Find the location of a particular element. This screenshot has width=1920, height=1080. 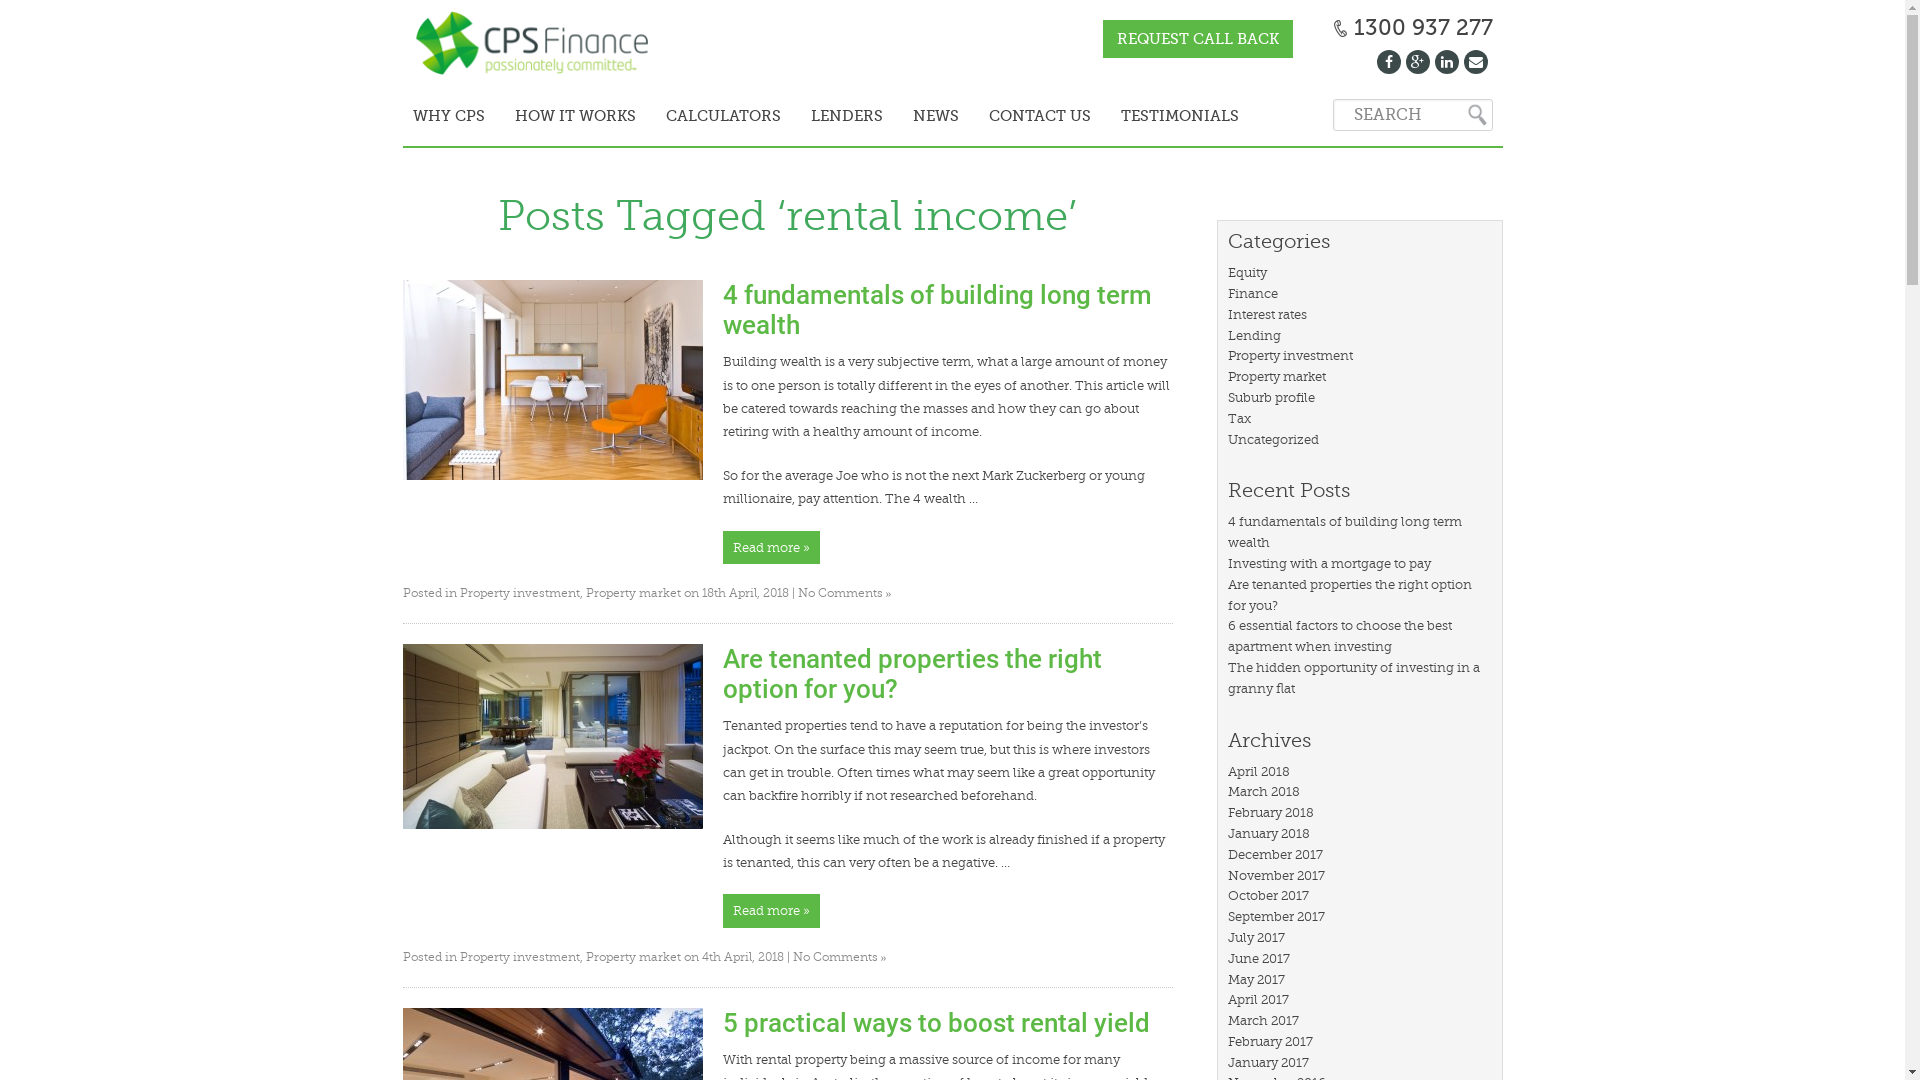

'December 2017' is located at coordinates (1274, 854).